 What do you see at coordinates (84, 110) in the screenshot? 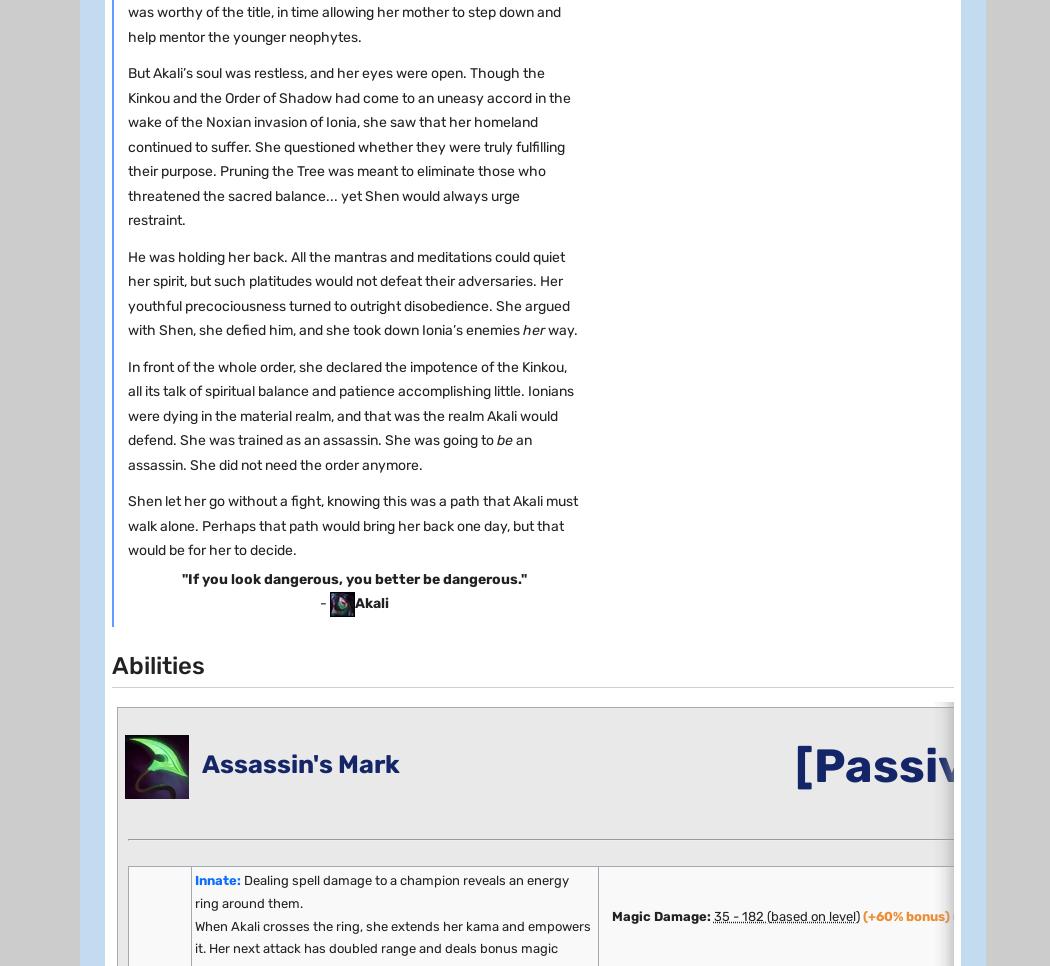
I see `'Community'` at bounding box center [84, 110].